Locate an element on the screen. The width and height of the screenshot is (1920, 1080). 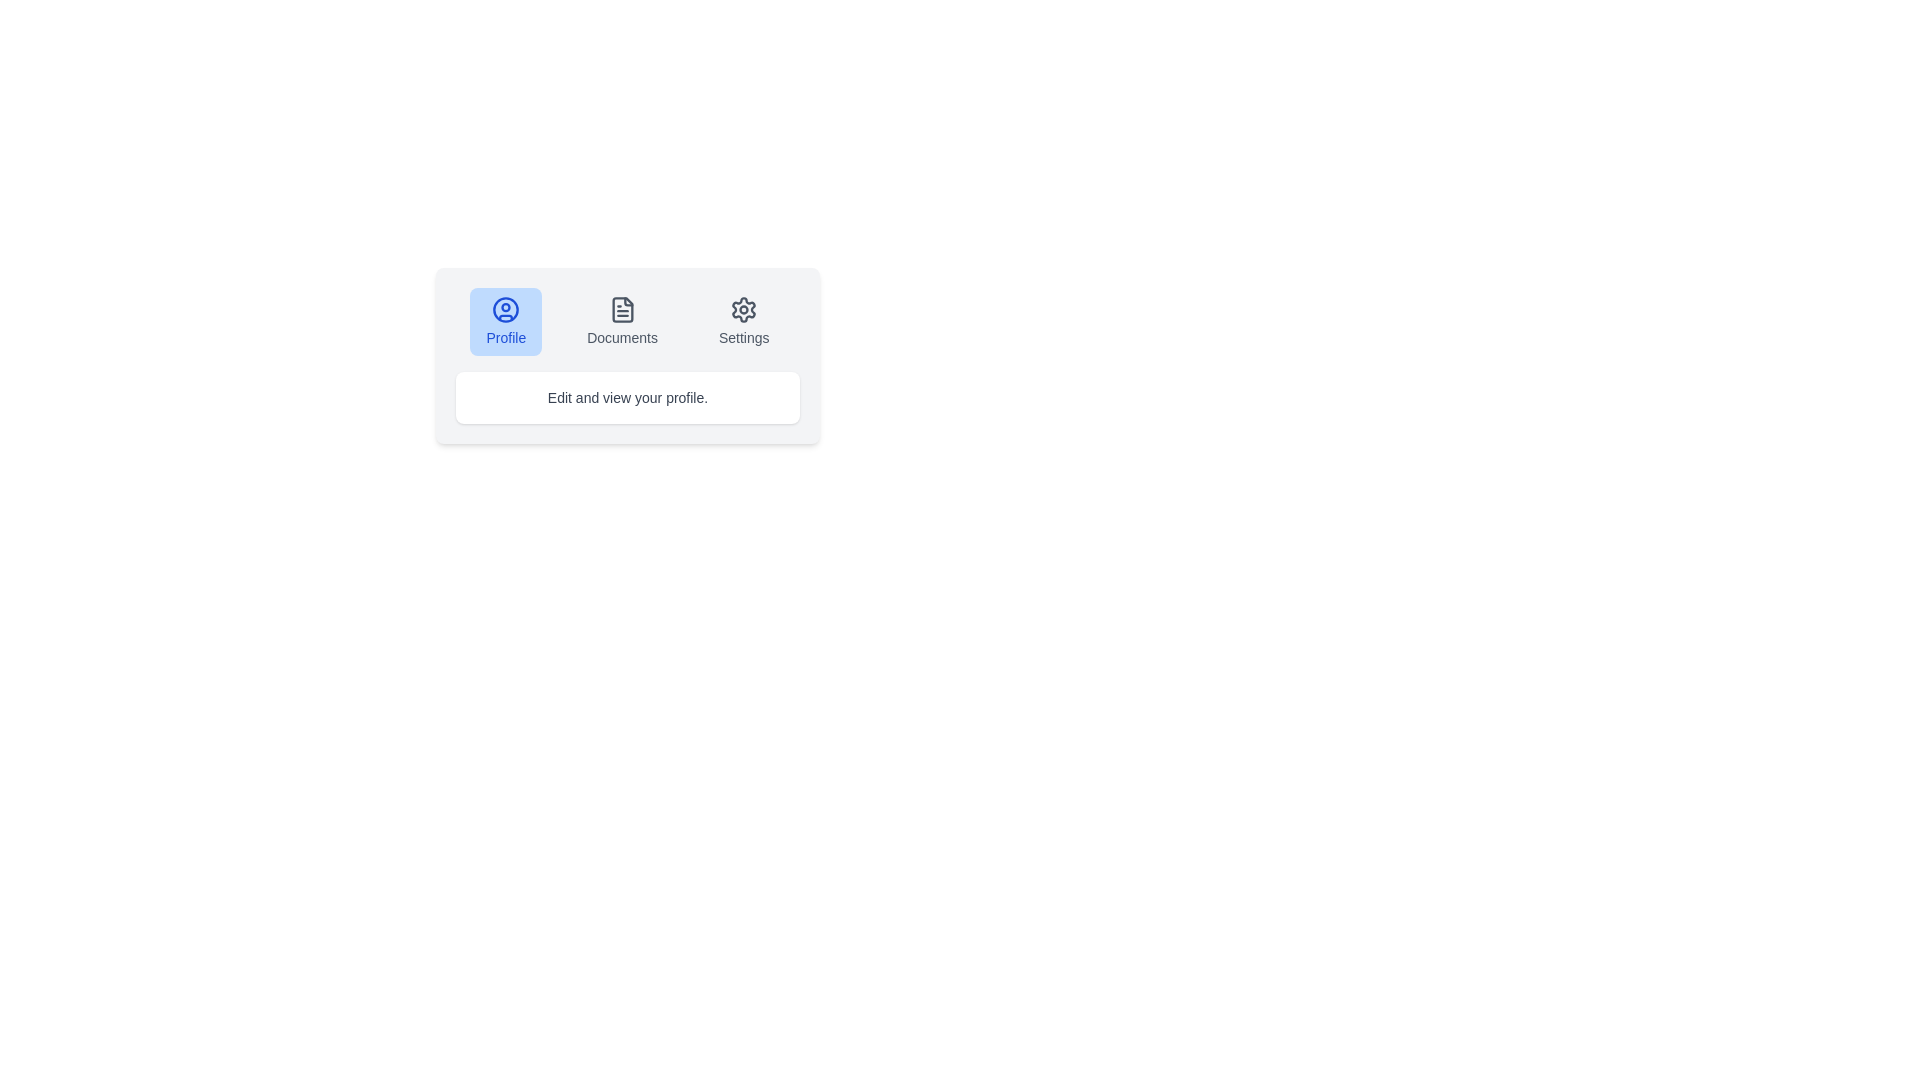
informational text box that instructs users to 'Edit and view your profile.' located centrally below the options 'Profile,' 'Documents,' and 'Settings.' is located at coordinates (627, 397).